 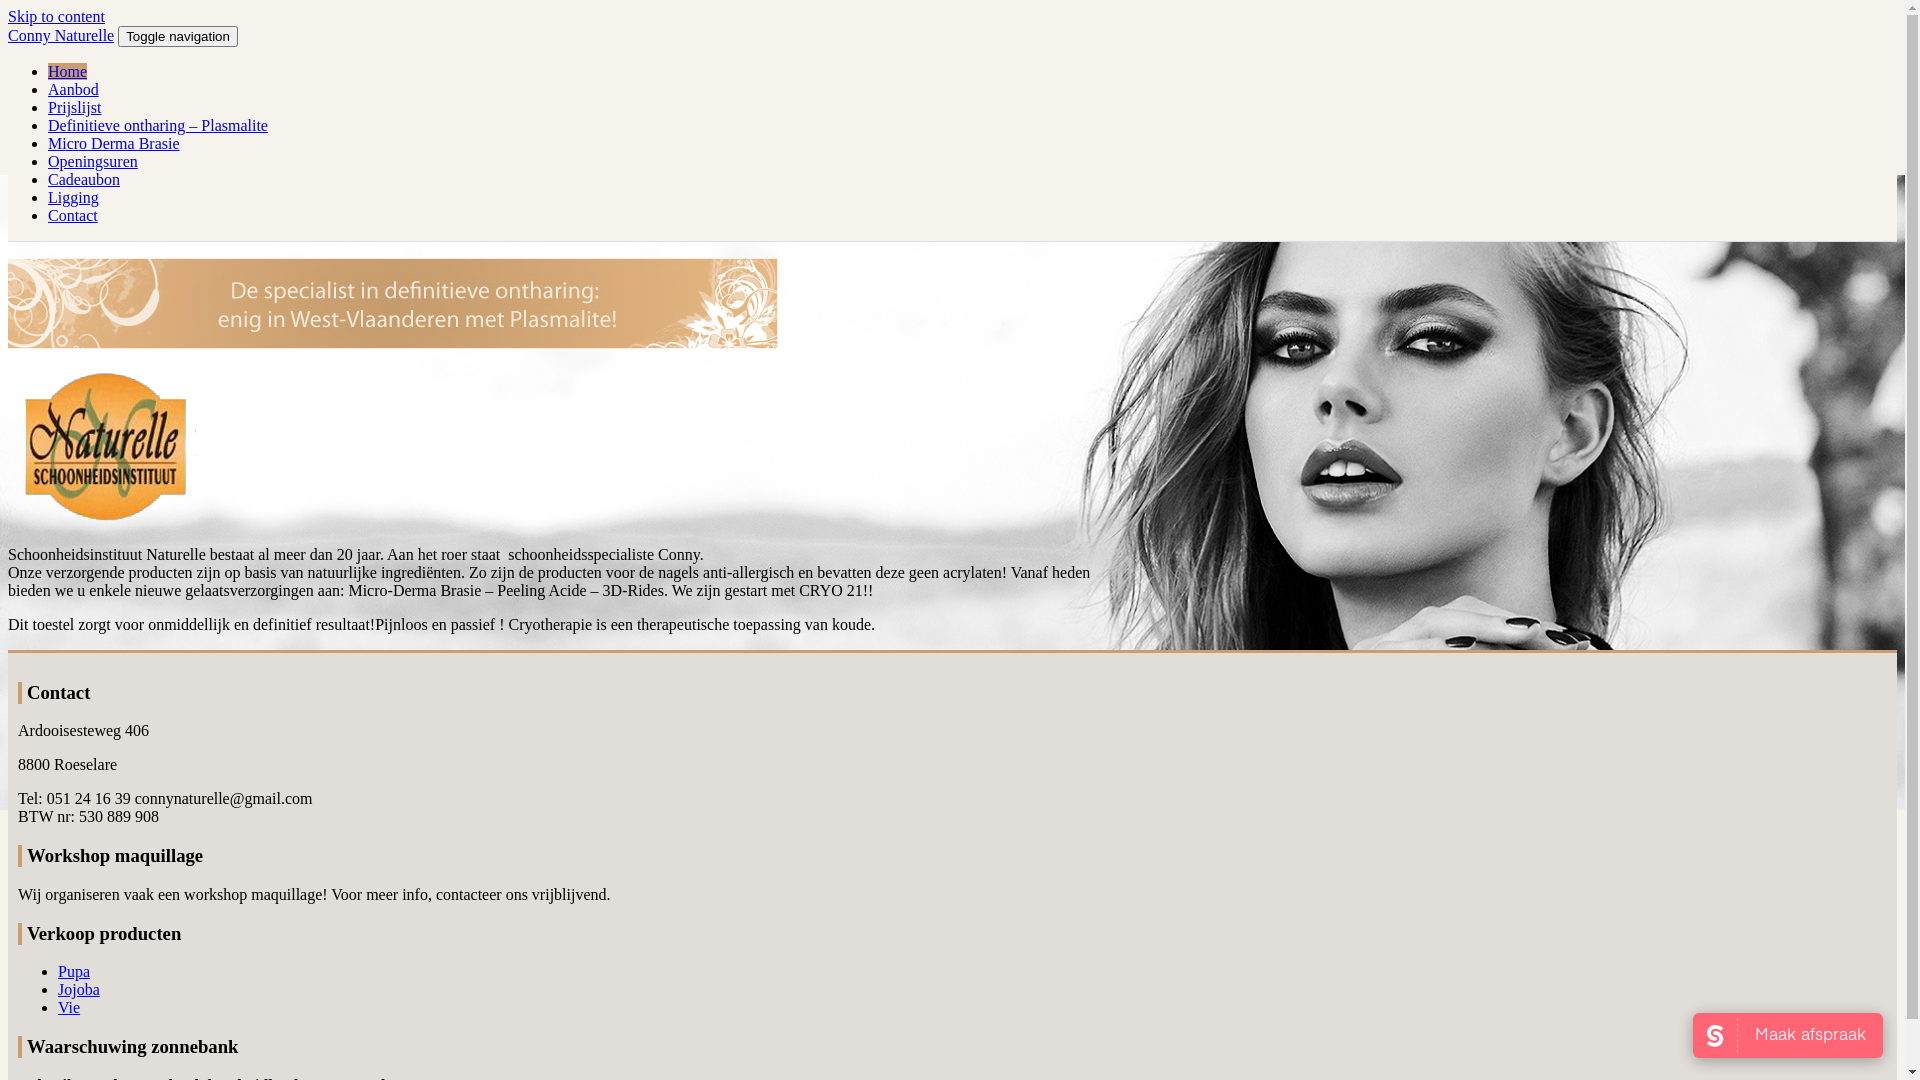 What do you see at coordinates (73, 88) in the screenshot?
I see `'Aanbod'` at bounding box center [73, 88].